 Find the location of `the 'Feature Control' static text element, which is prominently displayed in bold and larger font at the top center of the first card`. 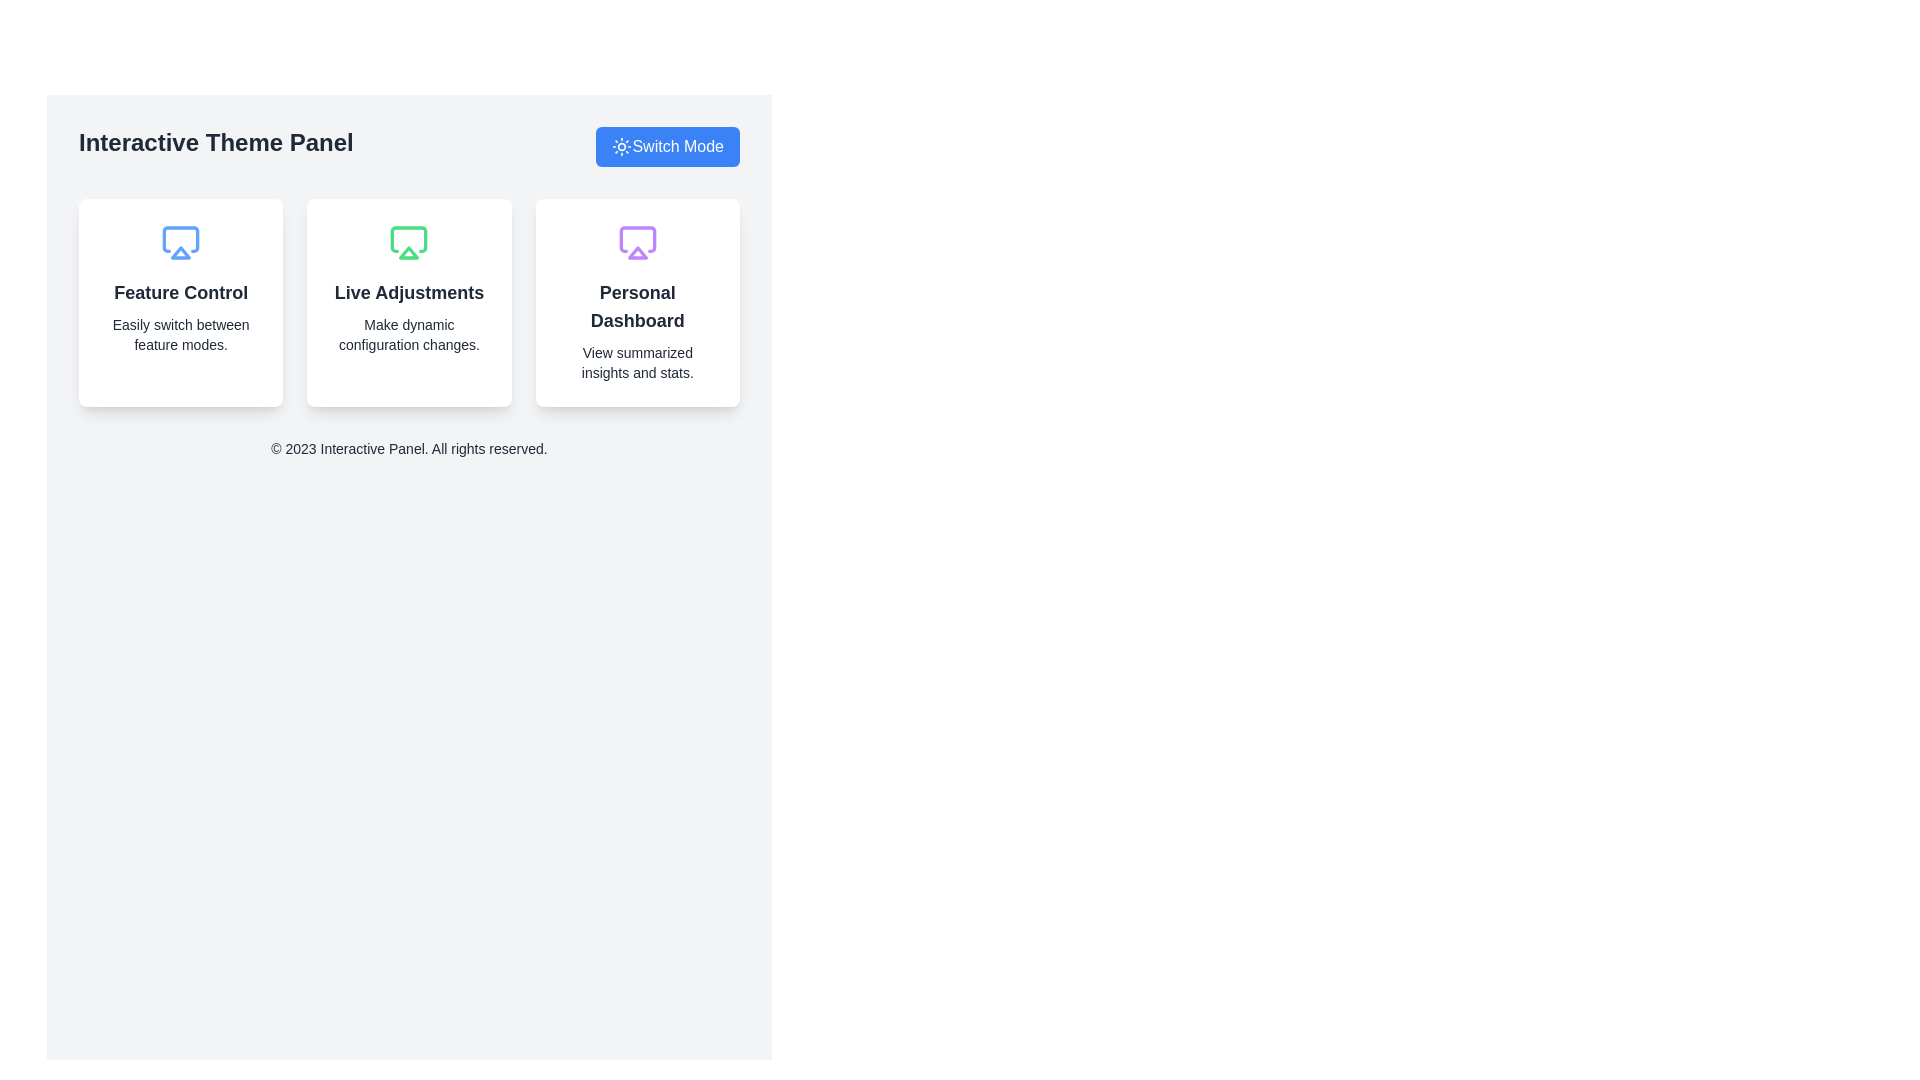

the 'Feature Control' static text element, which is prominently displayed in bold and larger font at the top center of the first card is located at coordinates (181, 293).